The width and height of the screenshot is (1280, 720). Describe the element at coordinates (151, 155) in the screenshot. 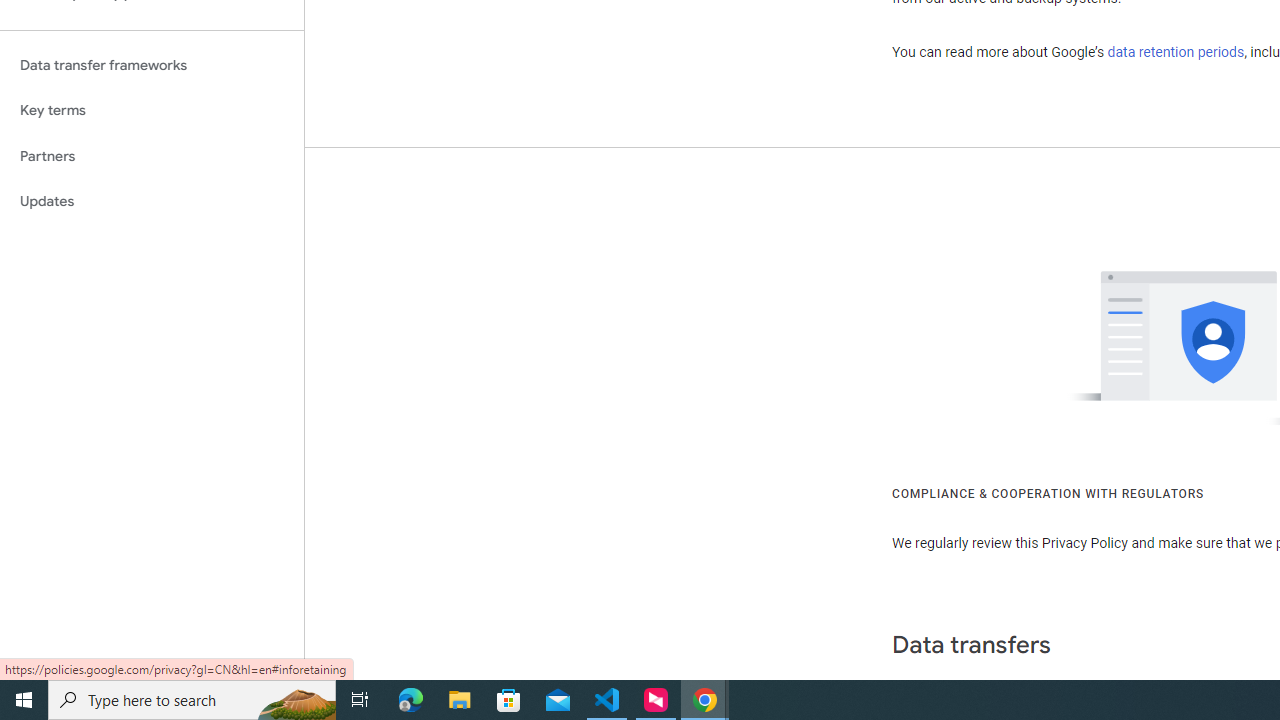

I see `'Partners'` at that location.